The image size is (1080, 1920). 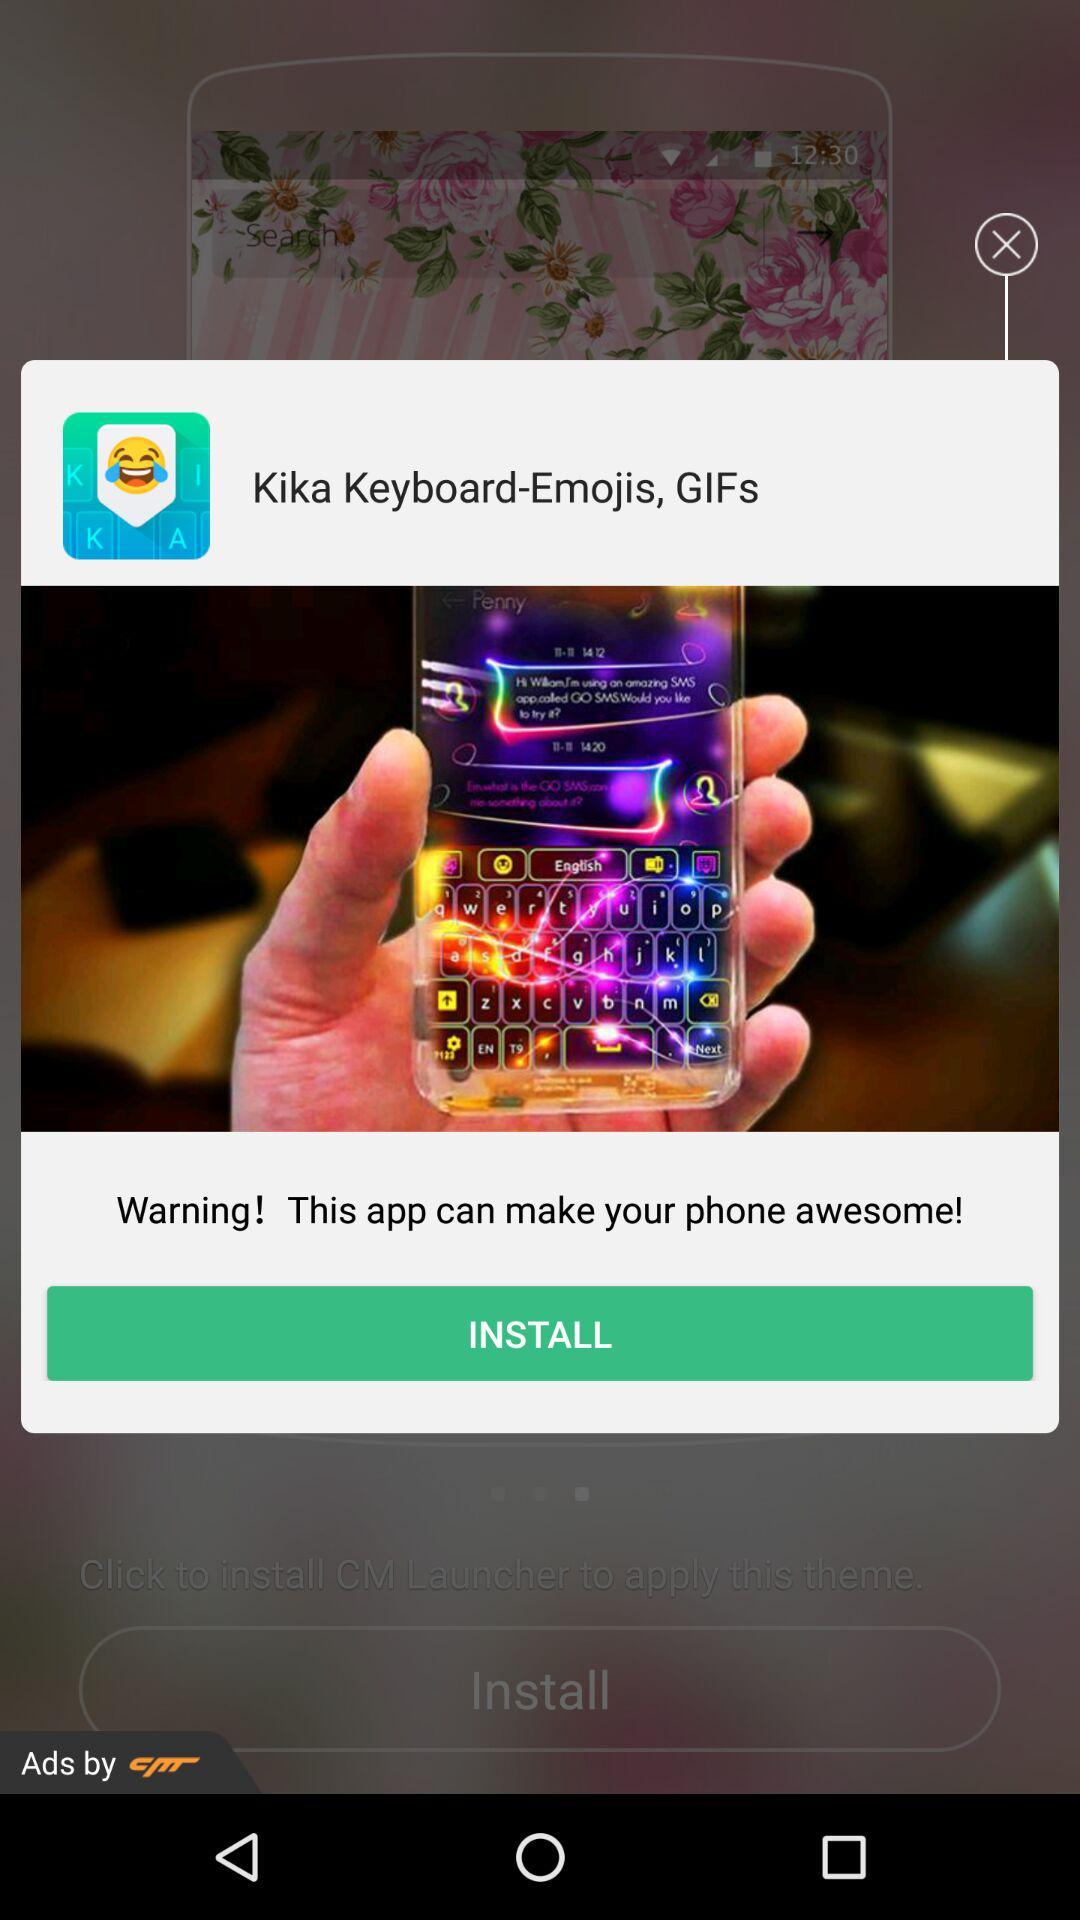 I want to click on warning this app app, so click(x=540, y=1208).